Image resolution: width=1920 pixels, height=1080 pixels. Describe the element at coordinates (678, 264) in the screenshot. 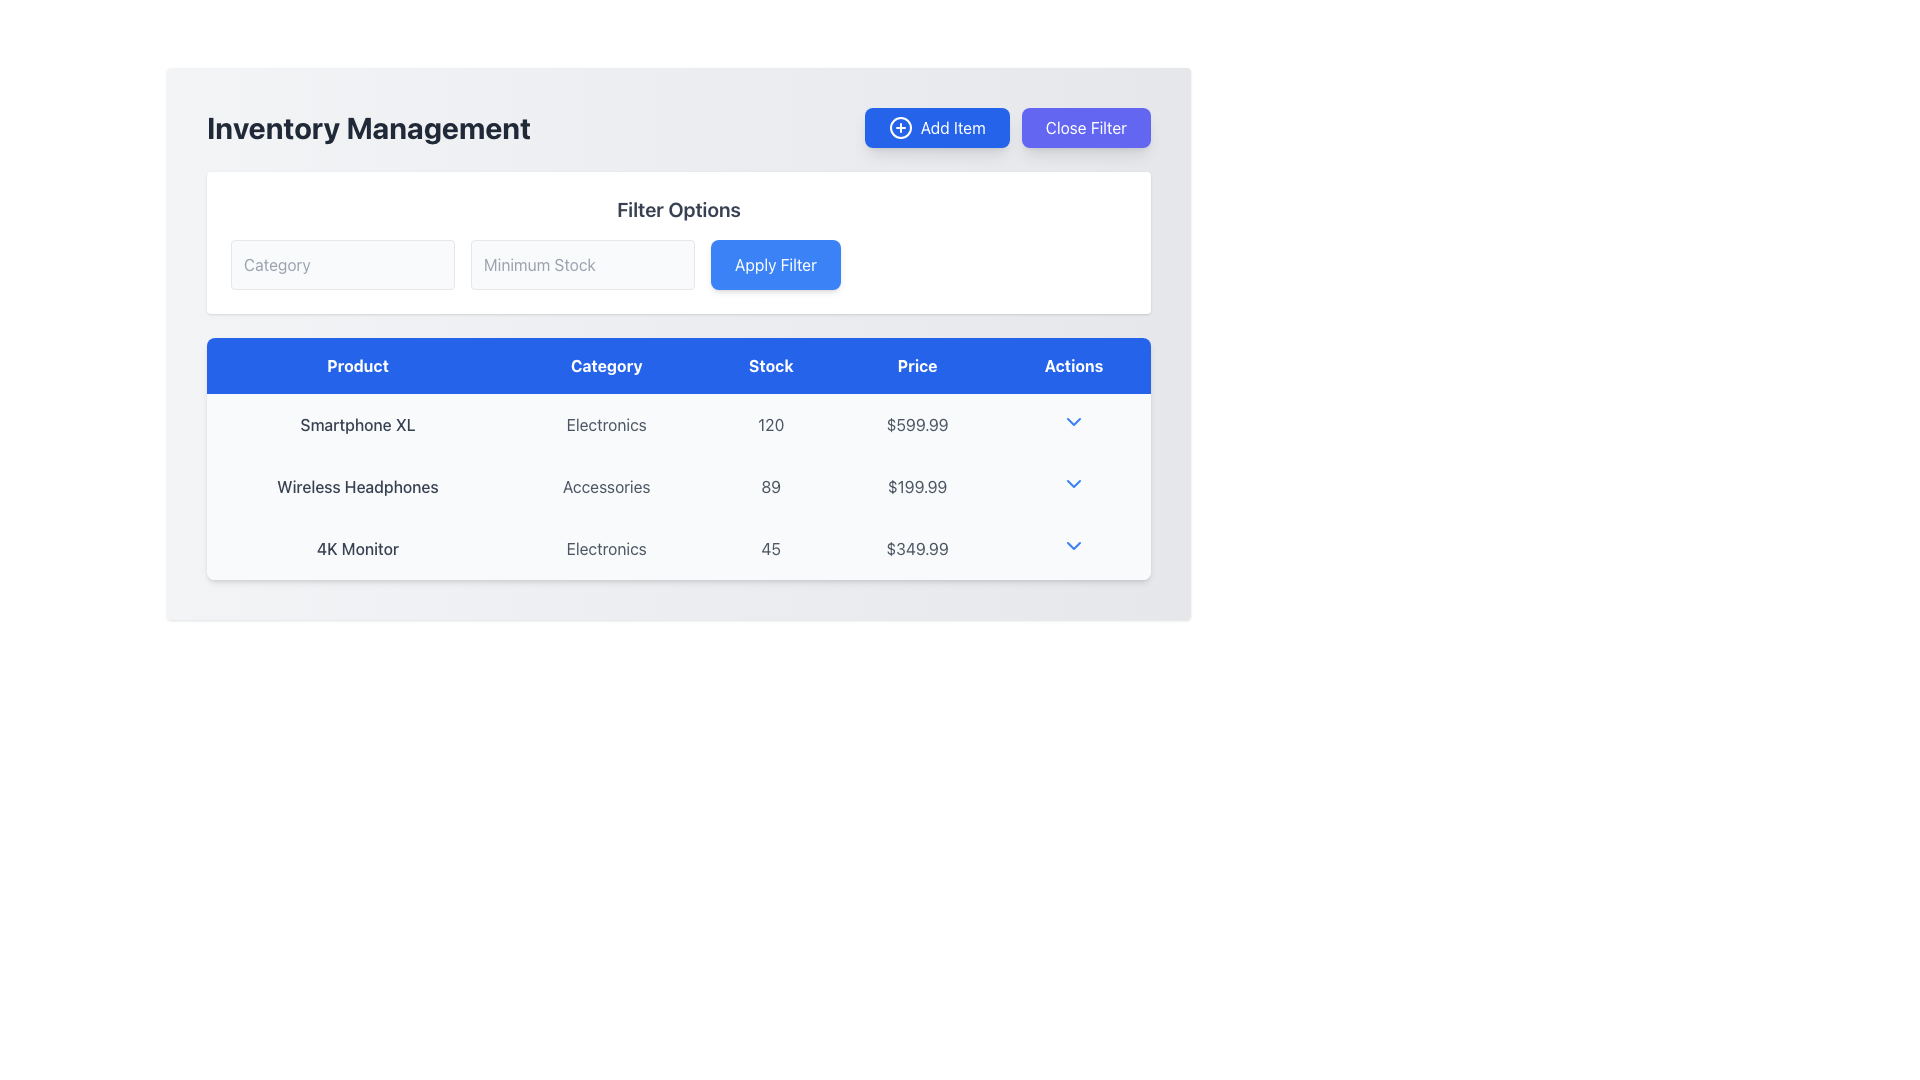

I see `the filter button located to the right of the 'Minimum Stock' input field` at that location.